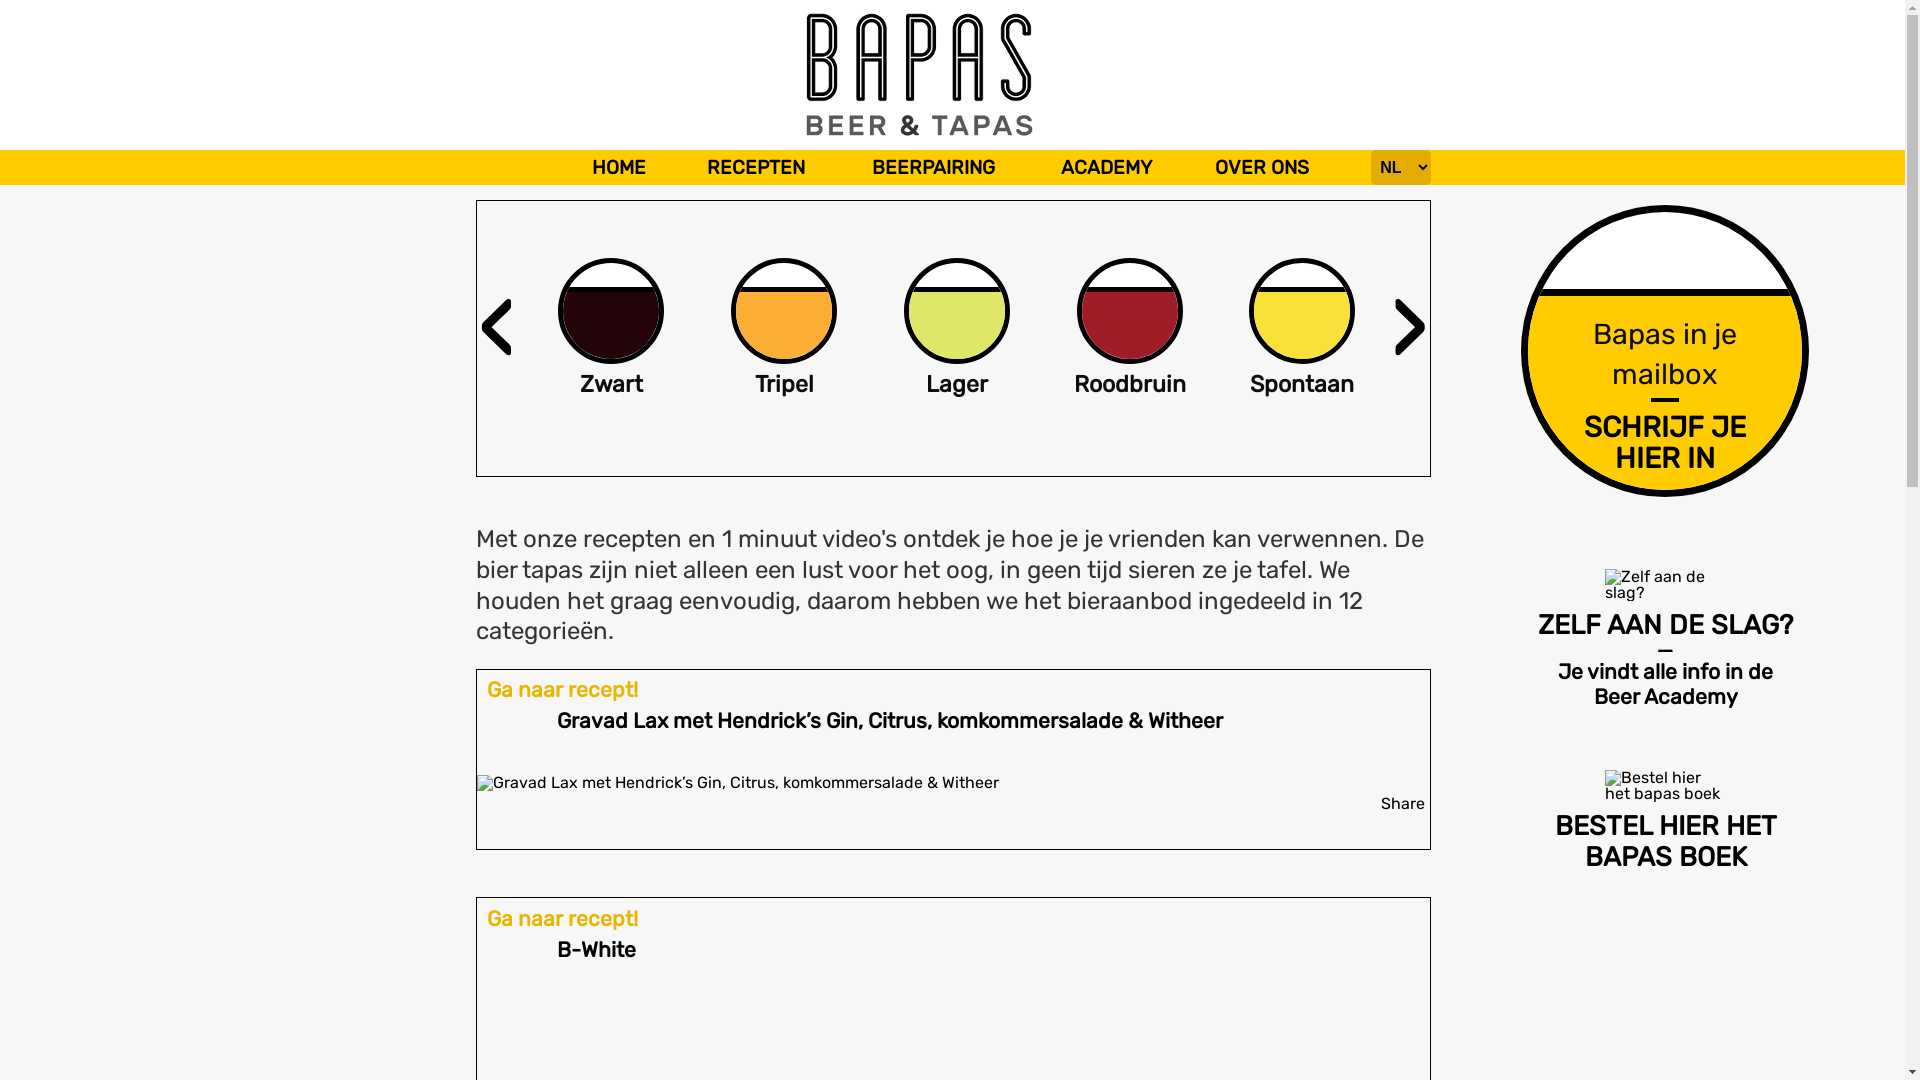 Image resolution: width=1920 pixels, height=1080 pixels. What do you see at coordinates (932, 166) in the screenshot?
I see `'BEERPAIRING'` at bounding box center [932, 166].